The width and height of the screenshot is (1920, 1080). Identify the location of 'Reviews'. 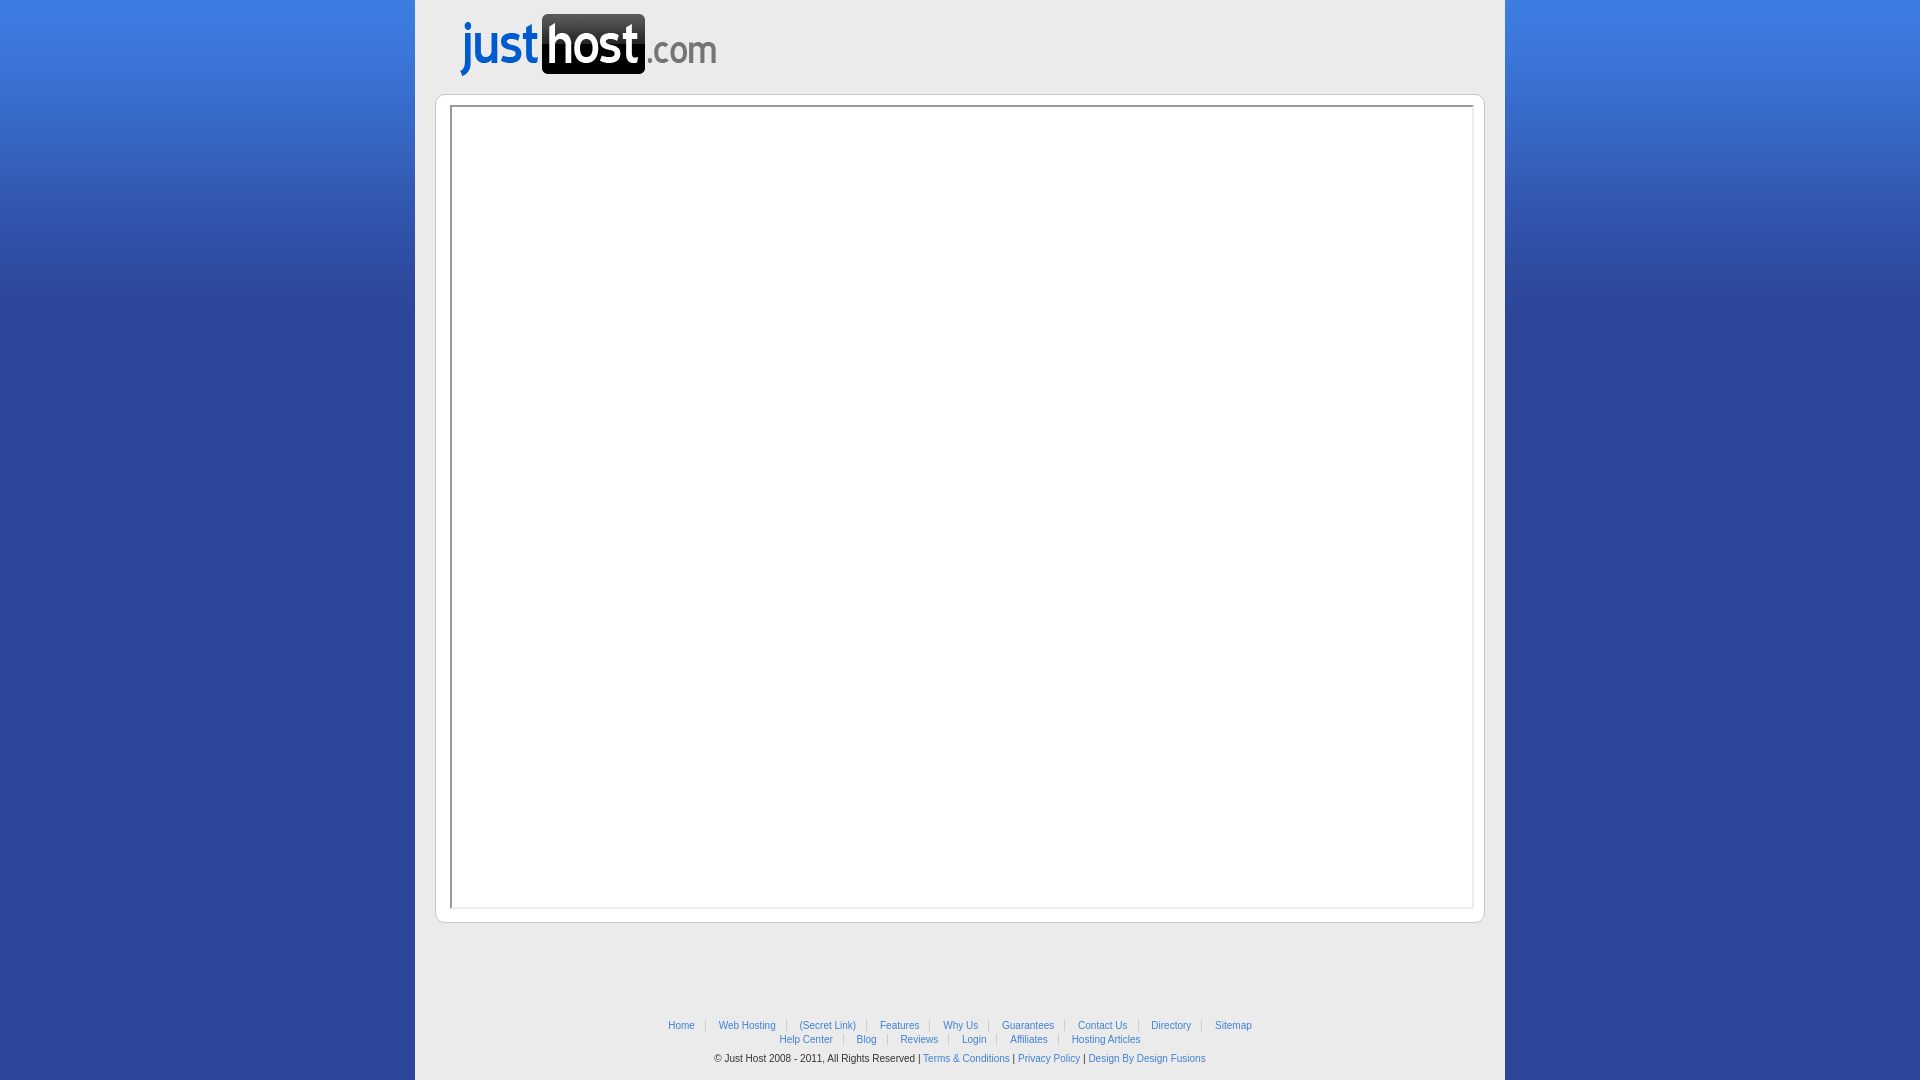
(917, 1038).